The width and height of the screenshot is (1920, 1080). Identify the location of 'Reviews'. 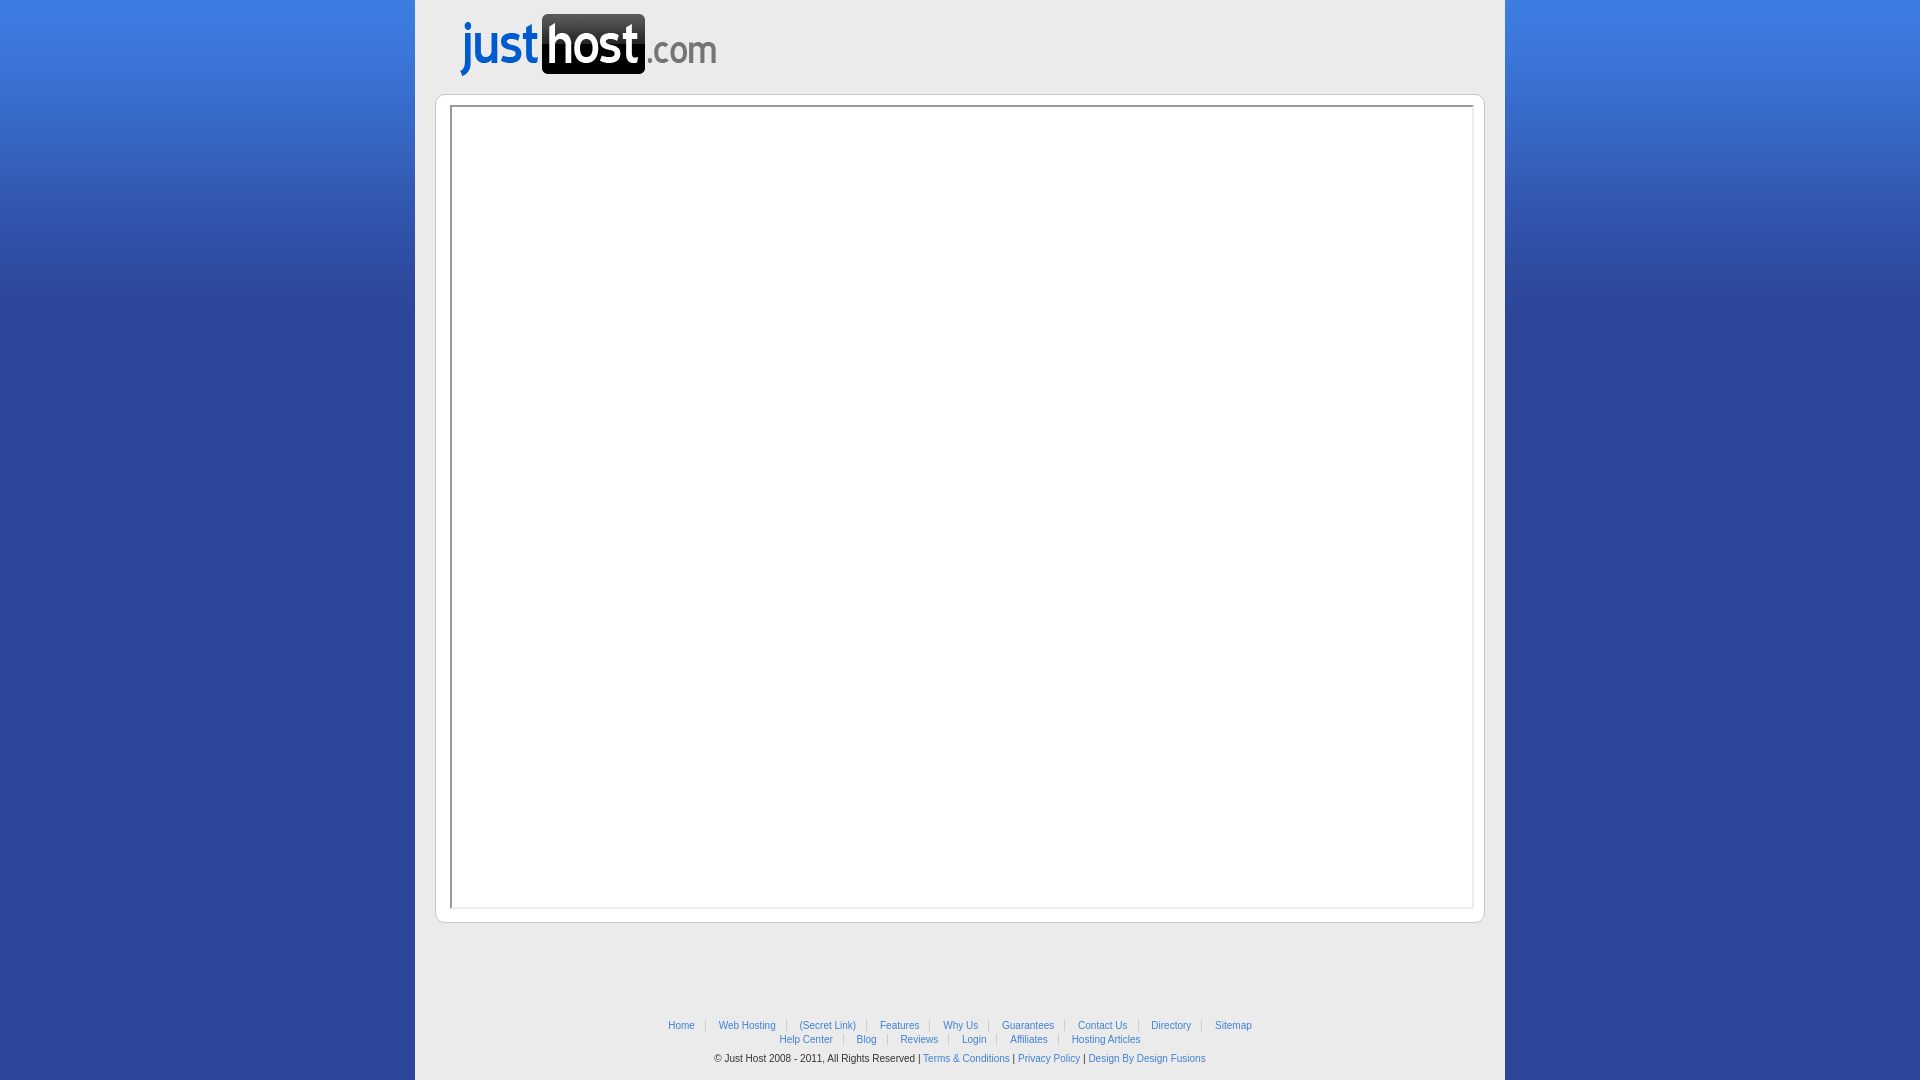
(917, 1038).